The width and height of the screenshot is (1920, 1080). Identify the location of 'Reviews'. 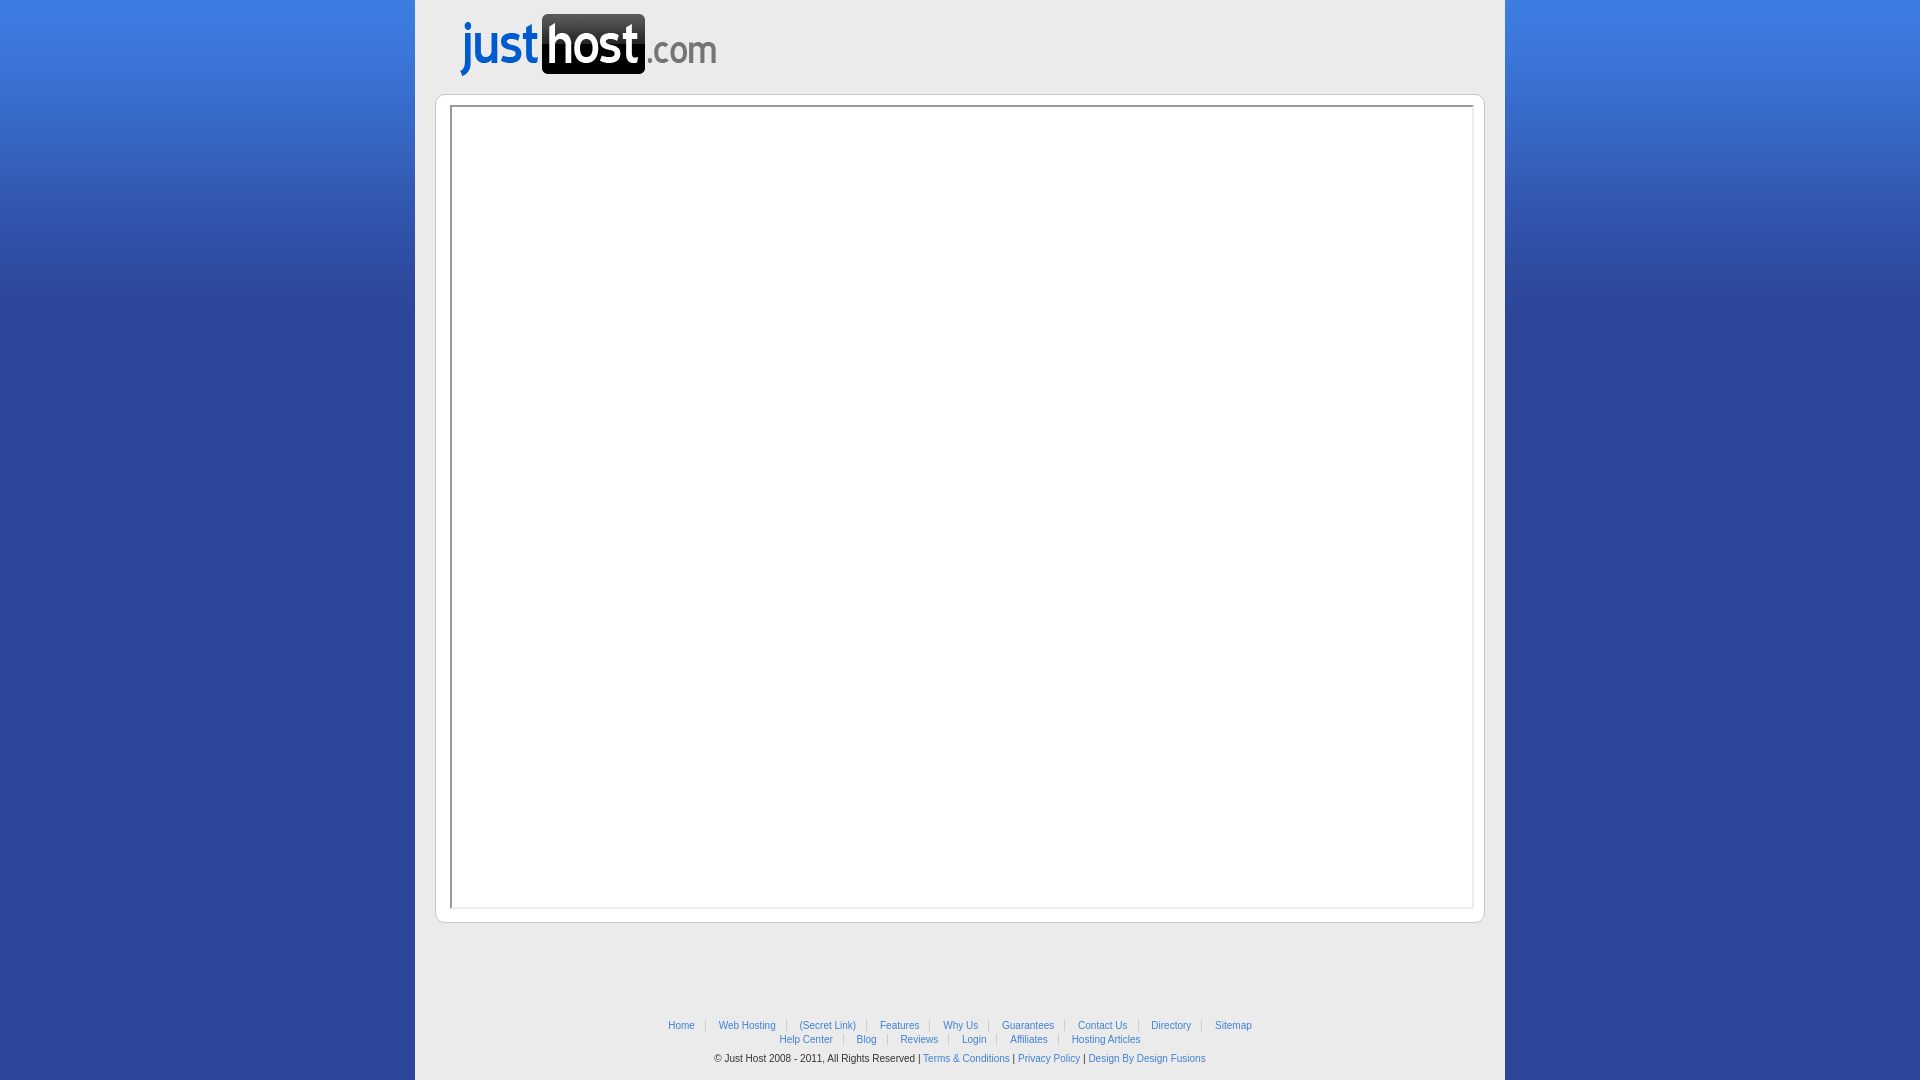
(917, 1038).